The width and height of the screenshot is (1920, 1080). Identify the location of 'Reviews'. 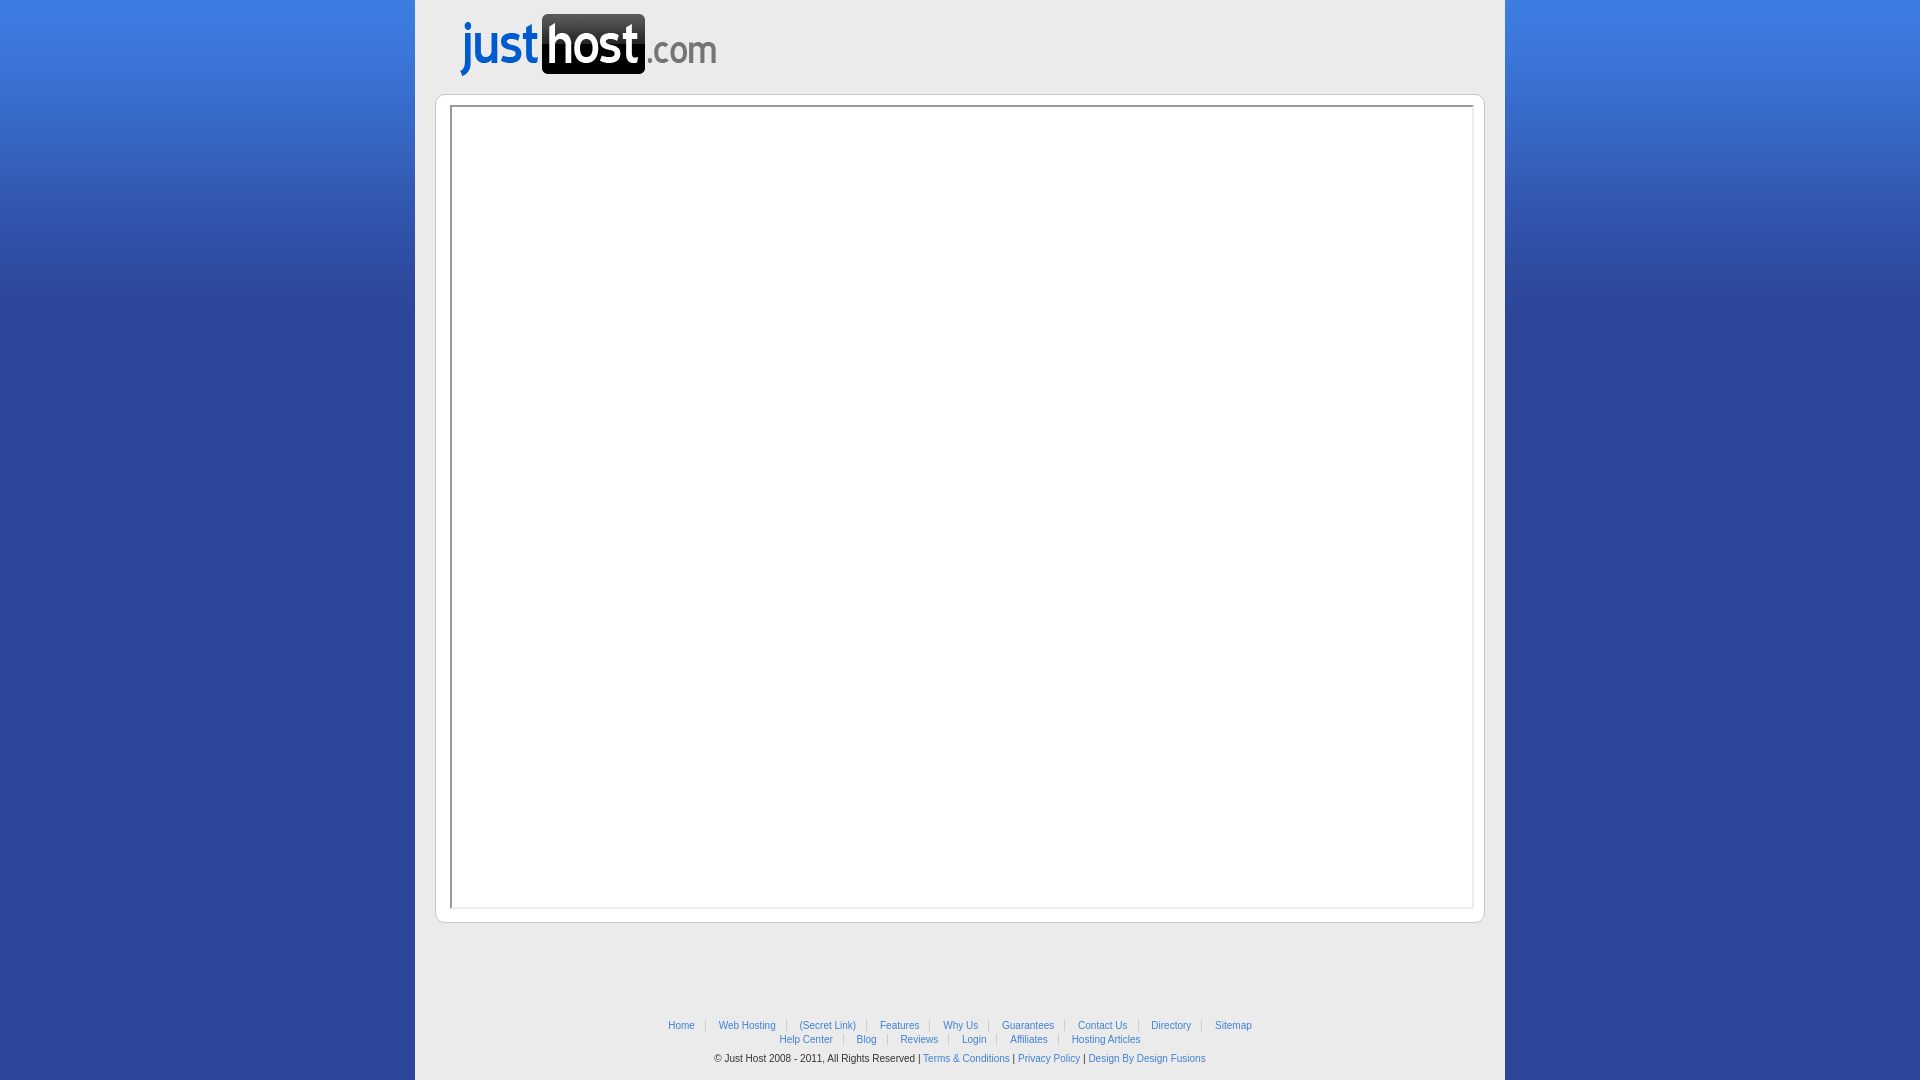
(917, 1038).